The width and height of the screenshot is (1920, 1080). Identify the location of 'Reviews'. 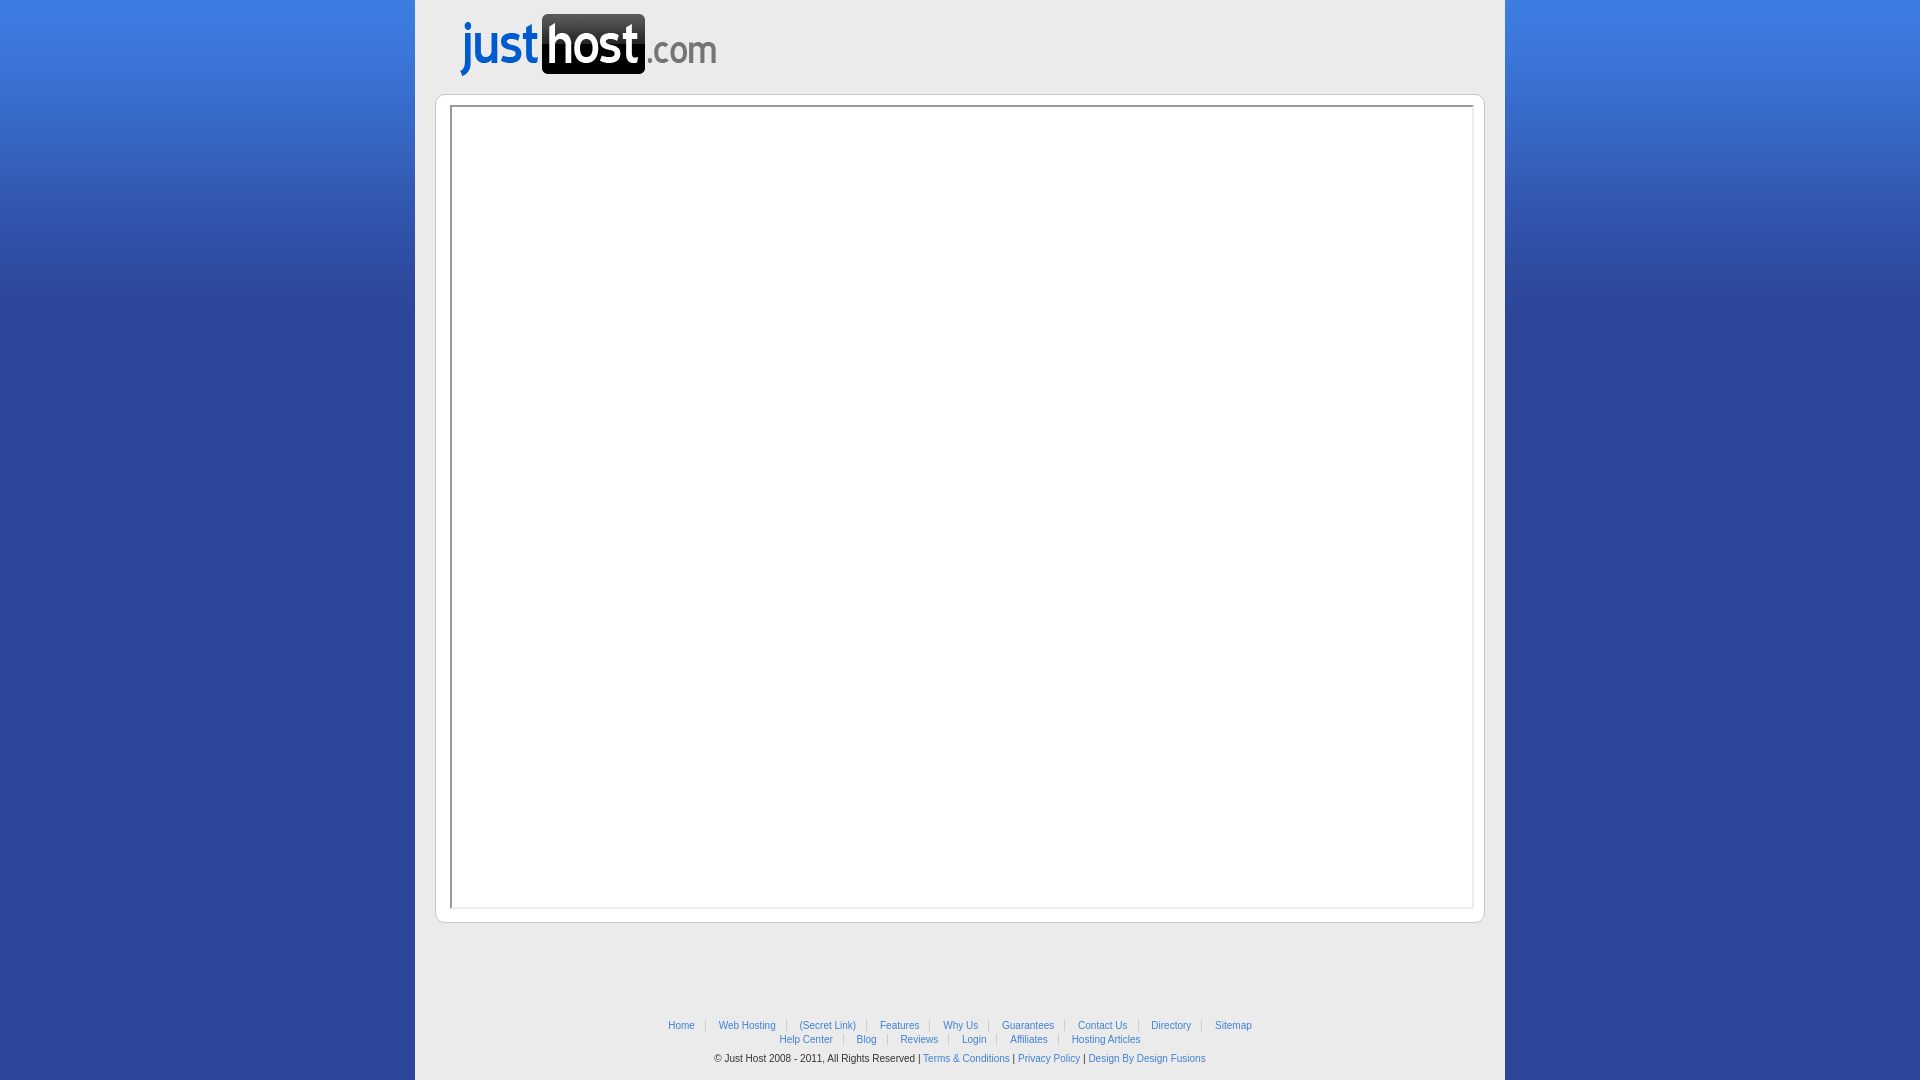
(917, 1038).